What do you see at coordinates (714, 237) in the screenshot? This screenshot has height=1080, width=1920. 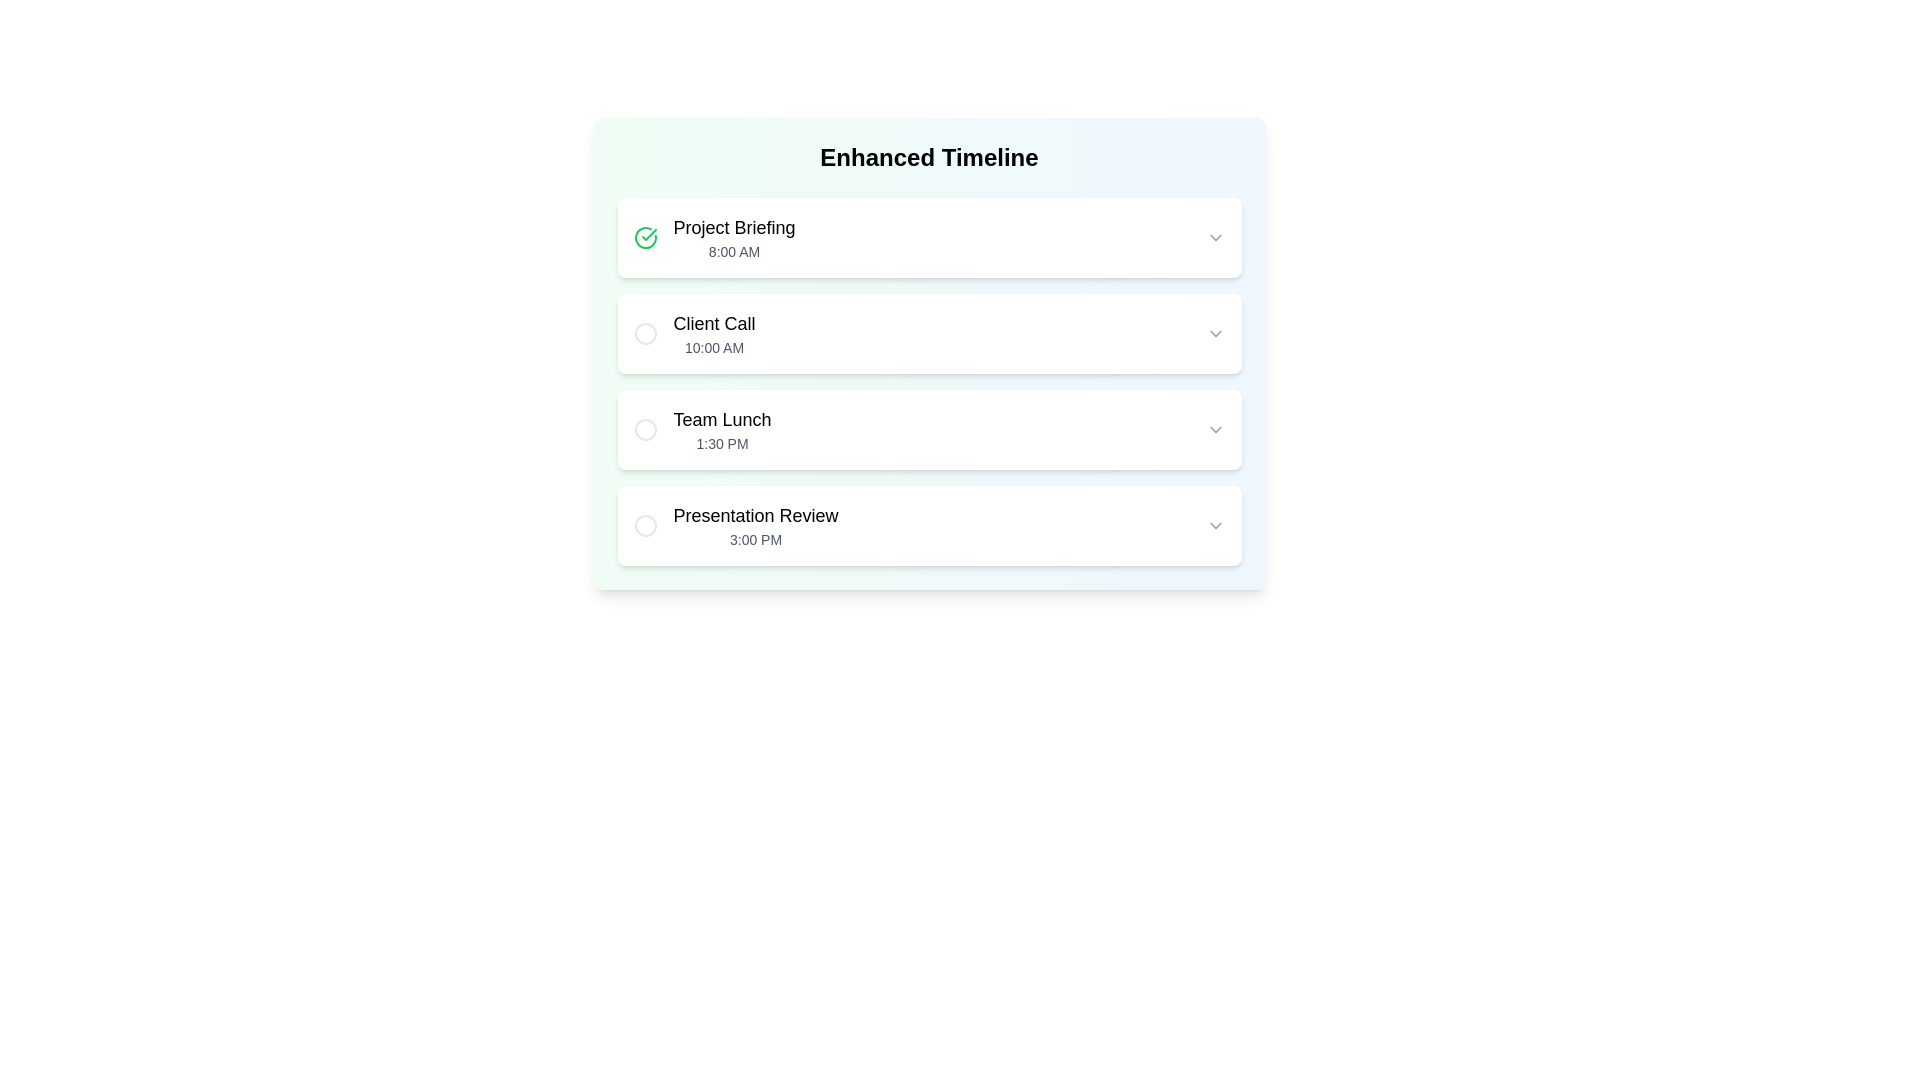 I see `the first list item in the timeline interface that contains the text 'Project Briefing' and a green circular icon with a checkmark` at bounding box center [714, 237].